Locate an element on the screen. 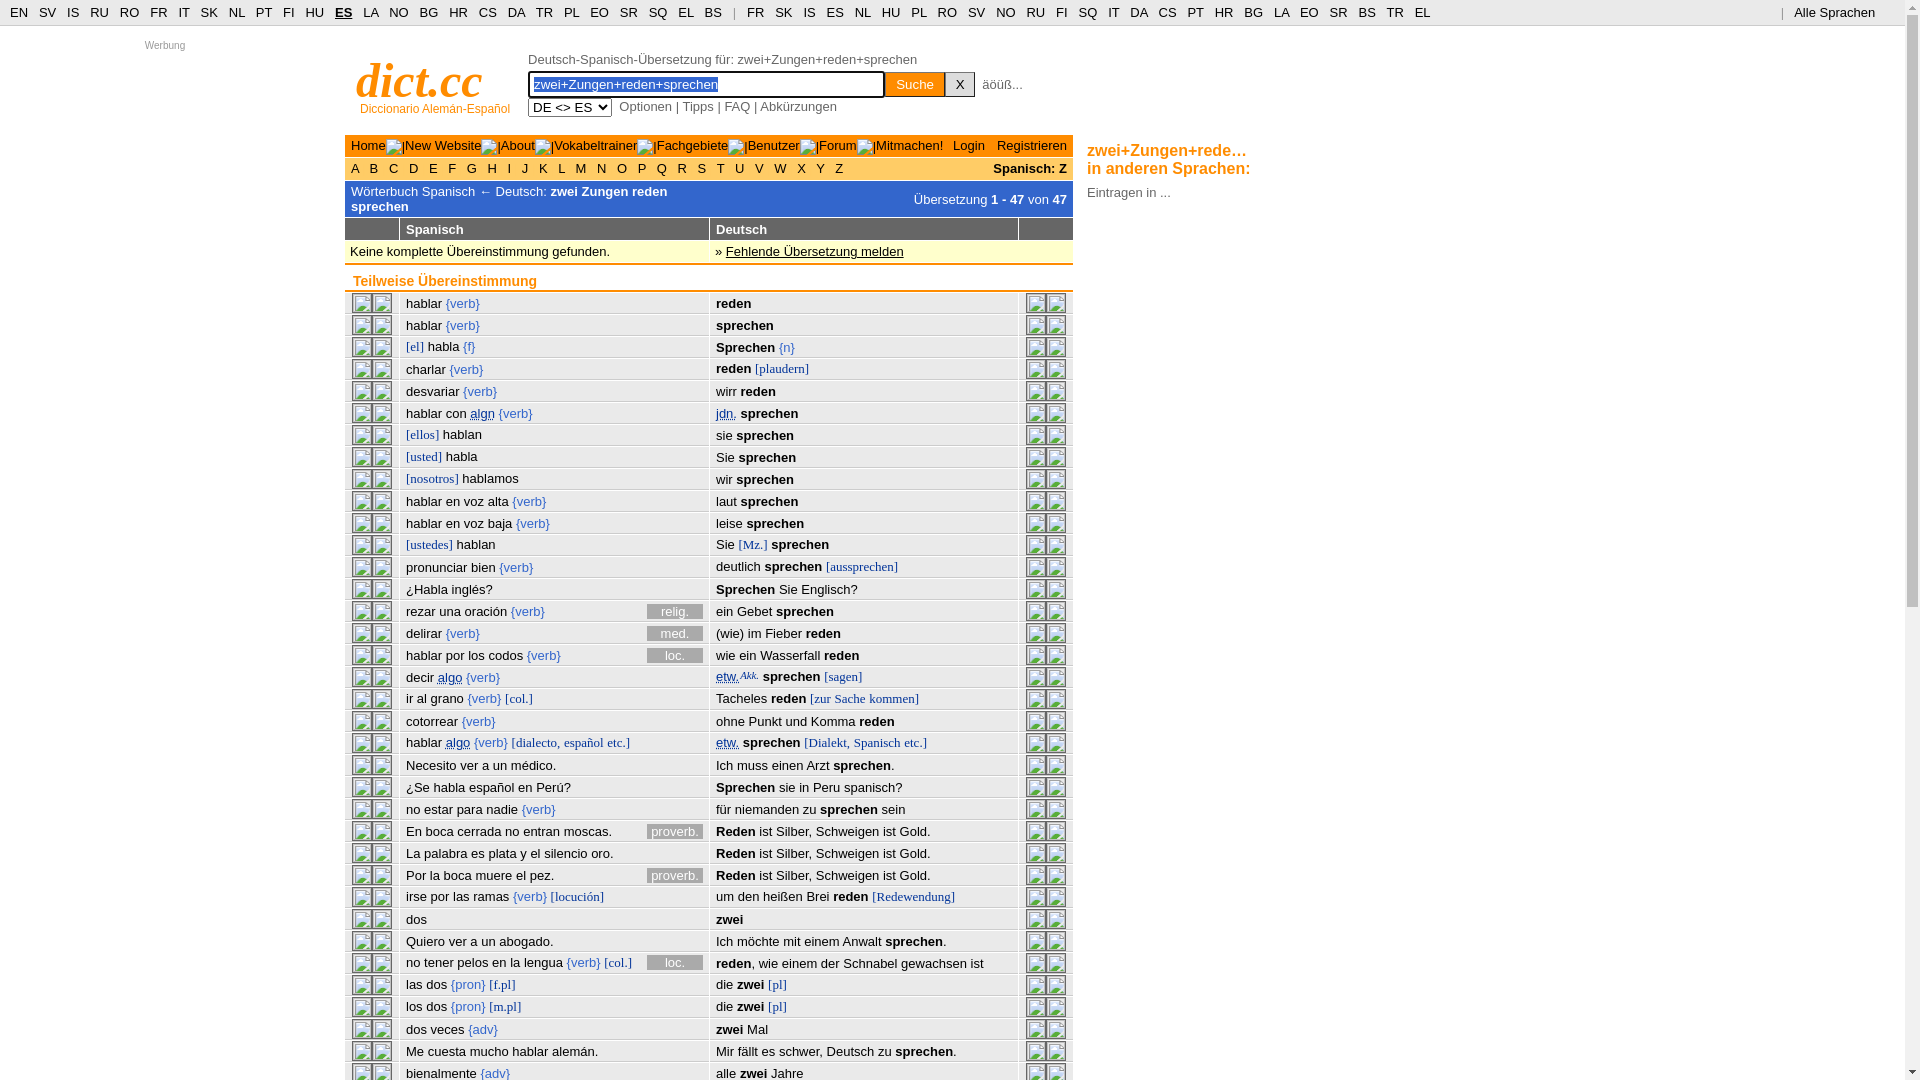 The image size is (1920, 1080). 'pronunciar' is located at coordinates (435, 567).